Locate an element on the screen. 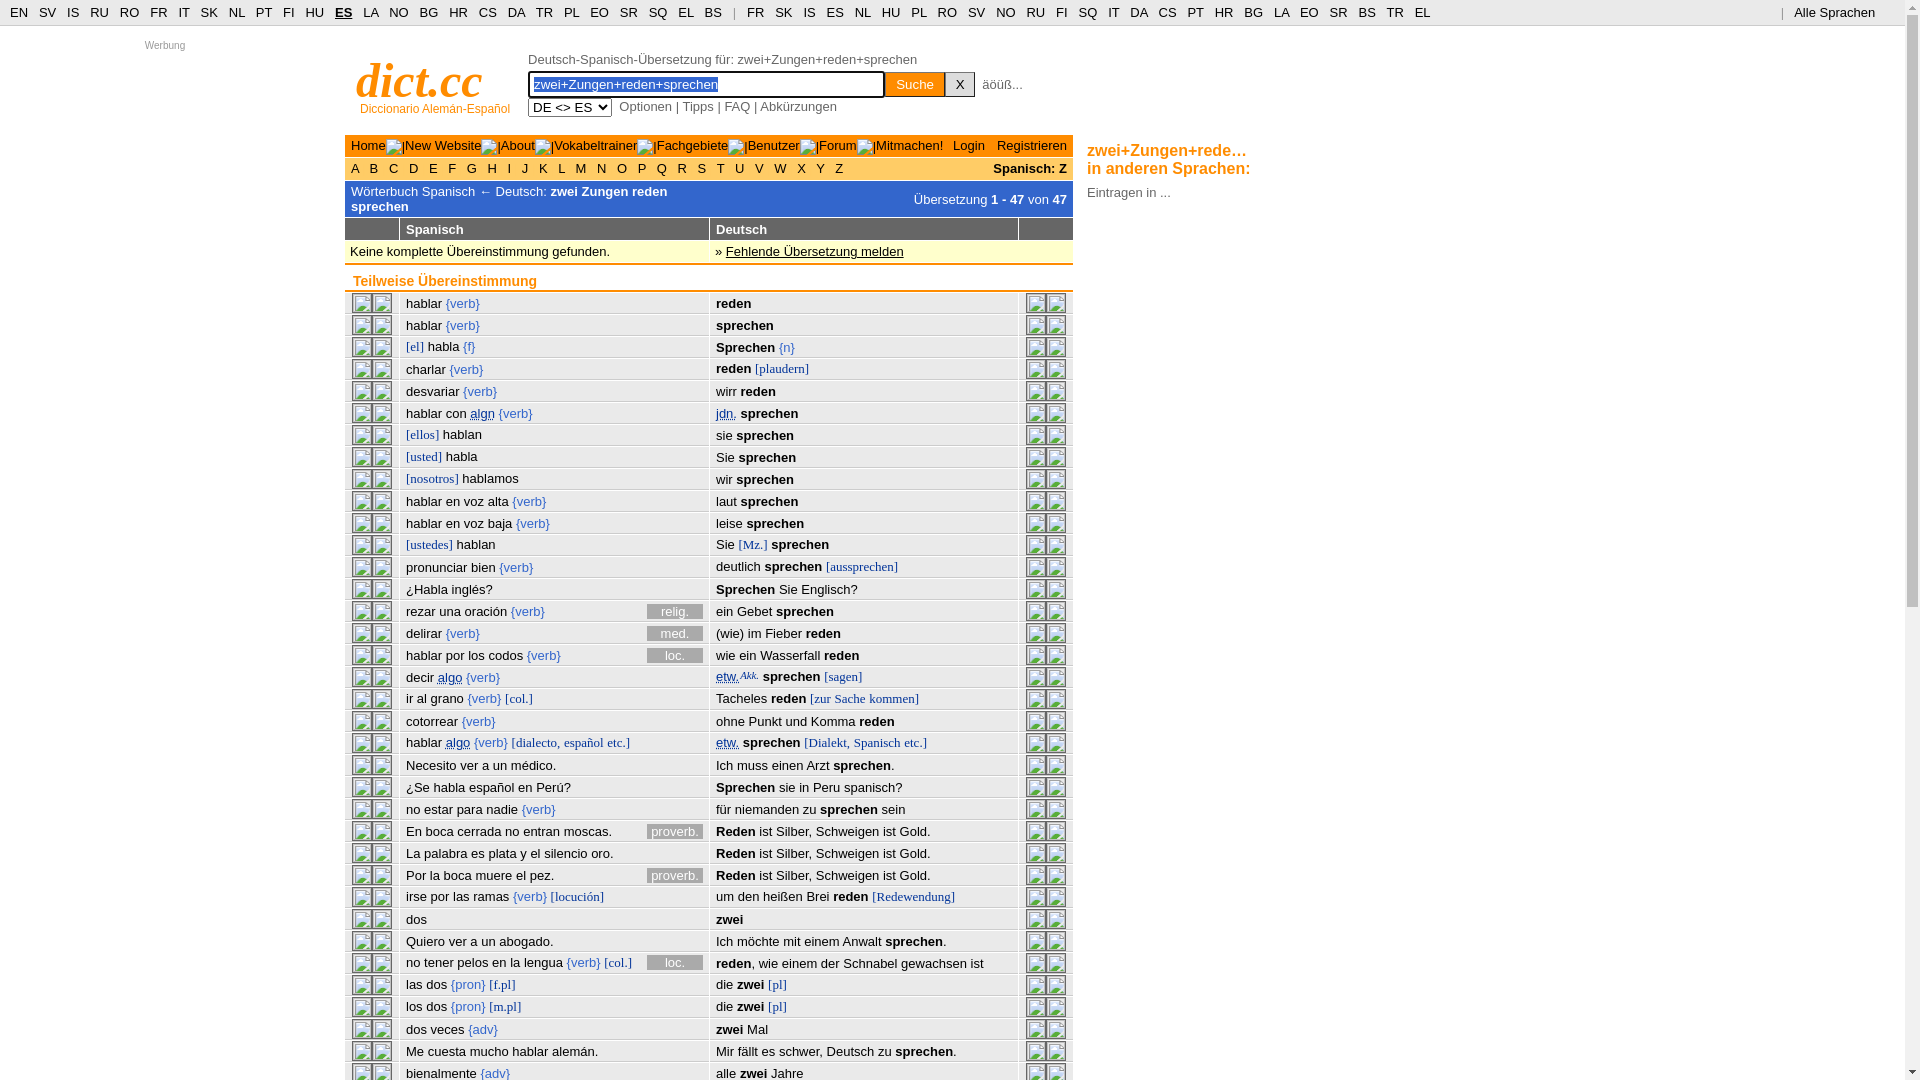 The image size is (1920, 1080). 'pronunciar' is located at coordinates (435, 567).